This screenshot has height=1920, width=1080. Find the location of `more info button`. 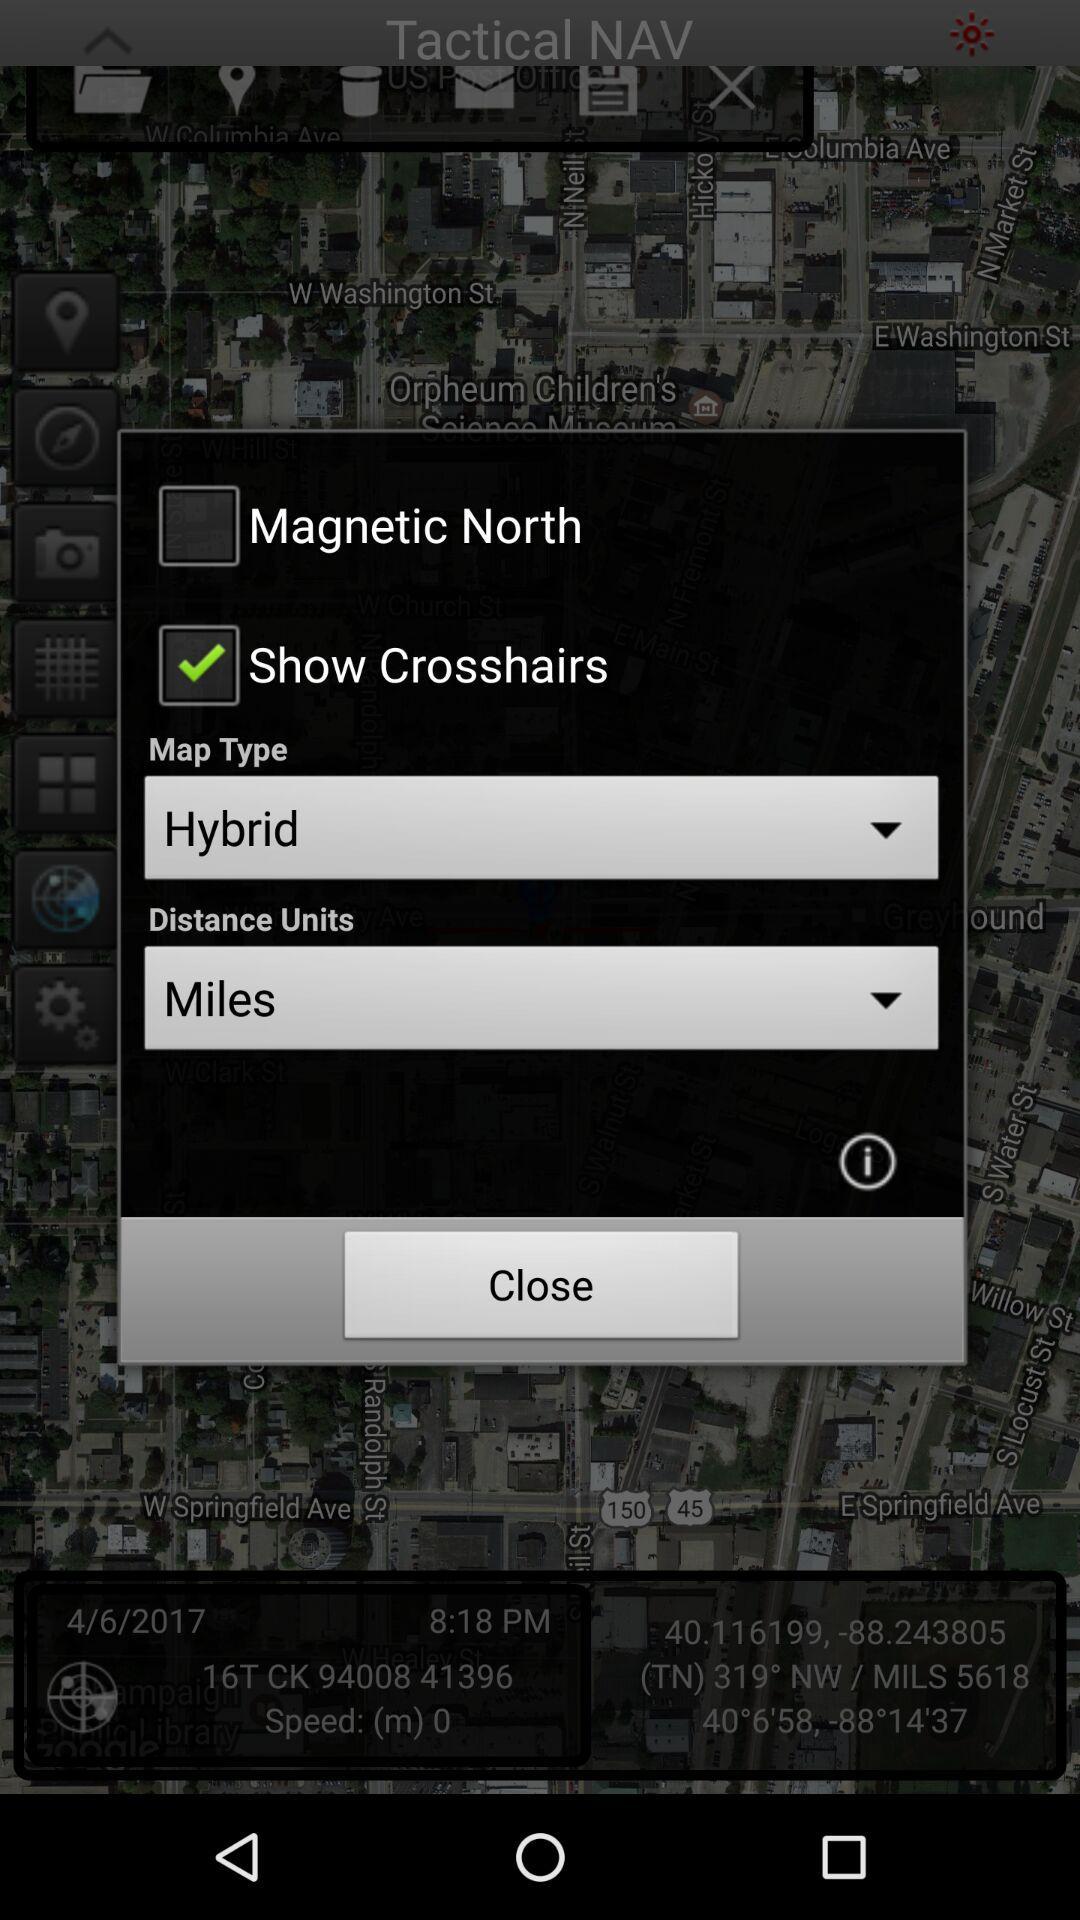

more info button is located at coordinates (866, 1161).